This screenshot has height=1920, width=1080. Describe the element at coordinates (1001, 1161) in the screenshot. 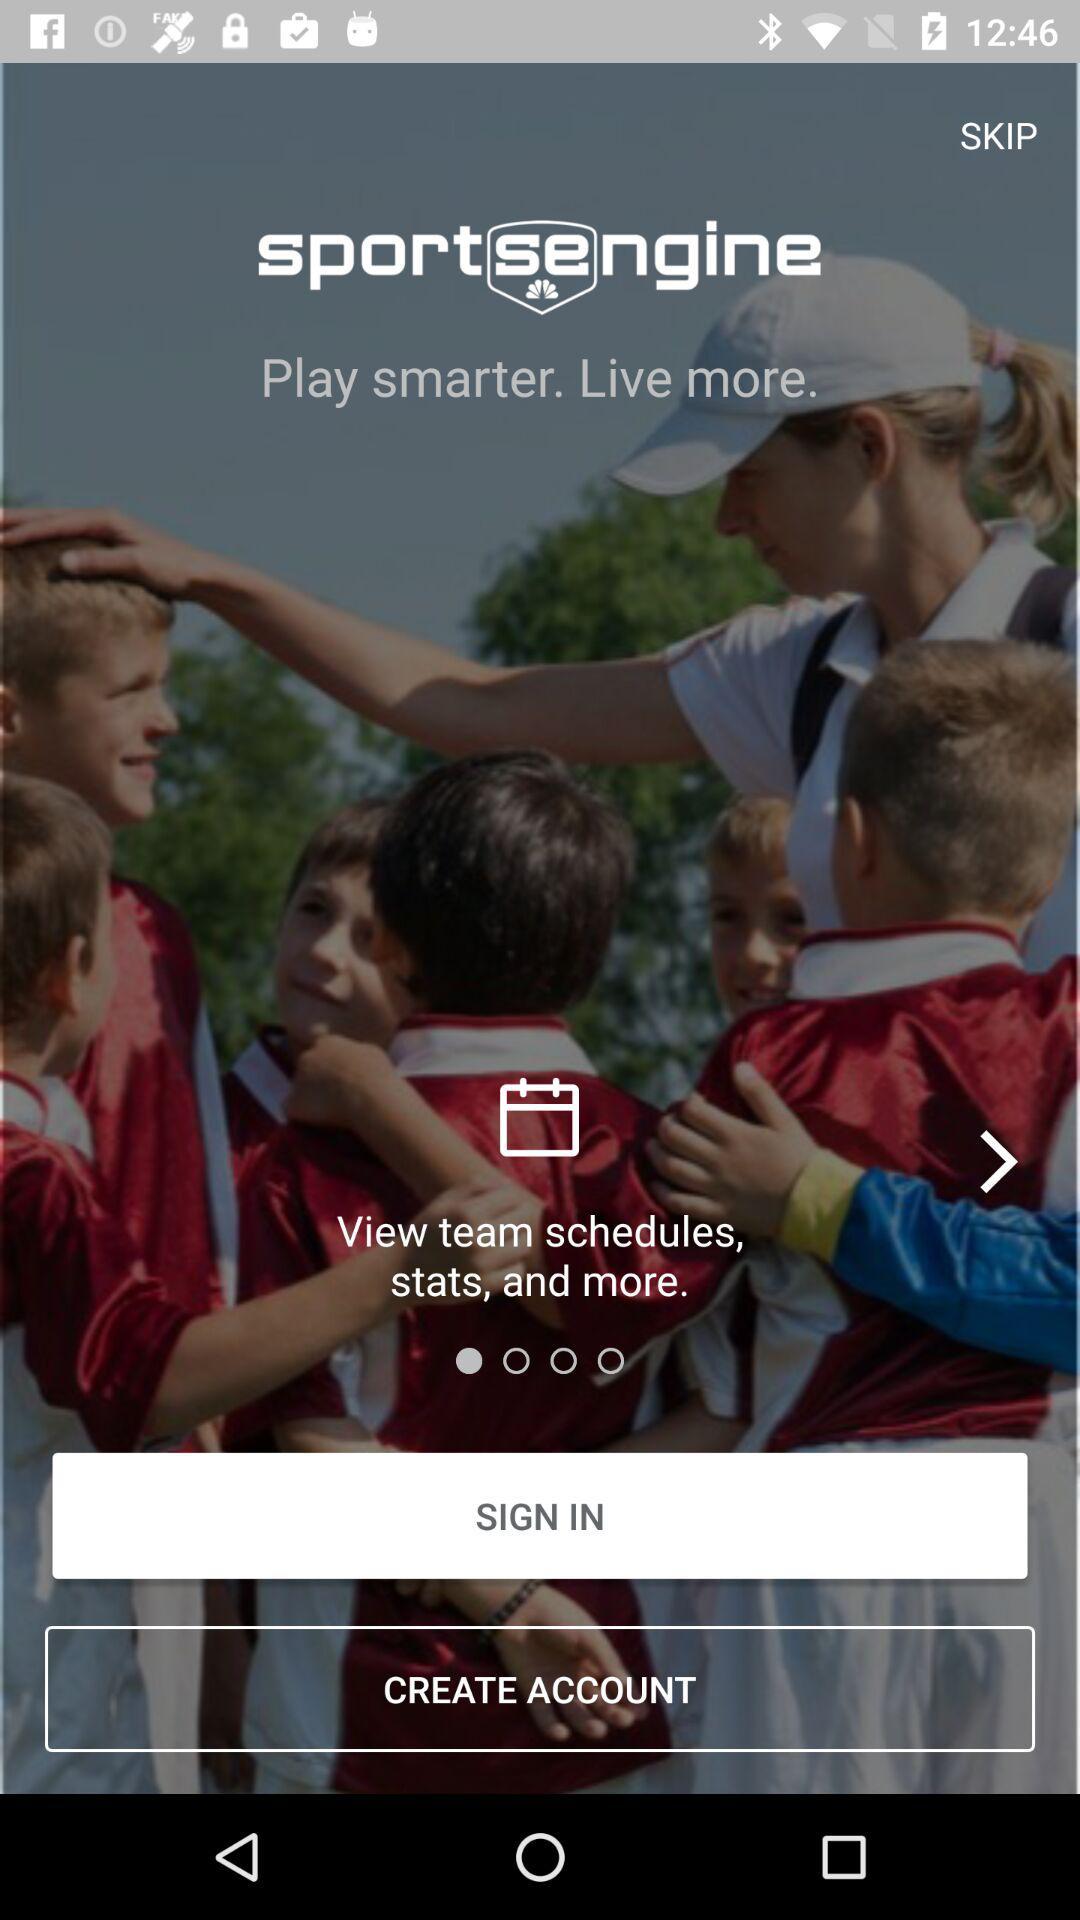

I see `item next to view team schedules icon` at that location.